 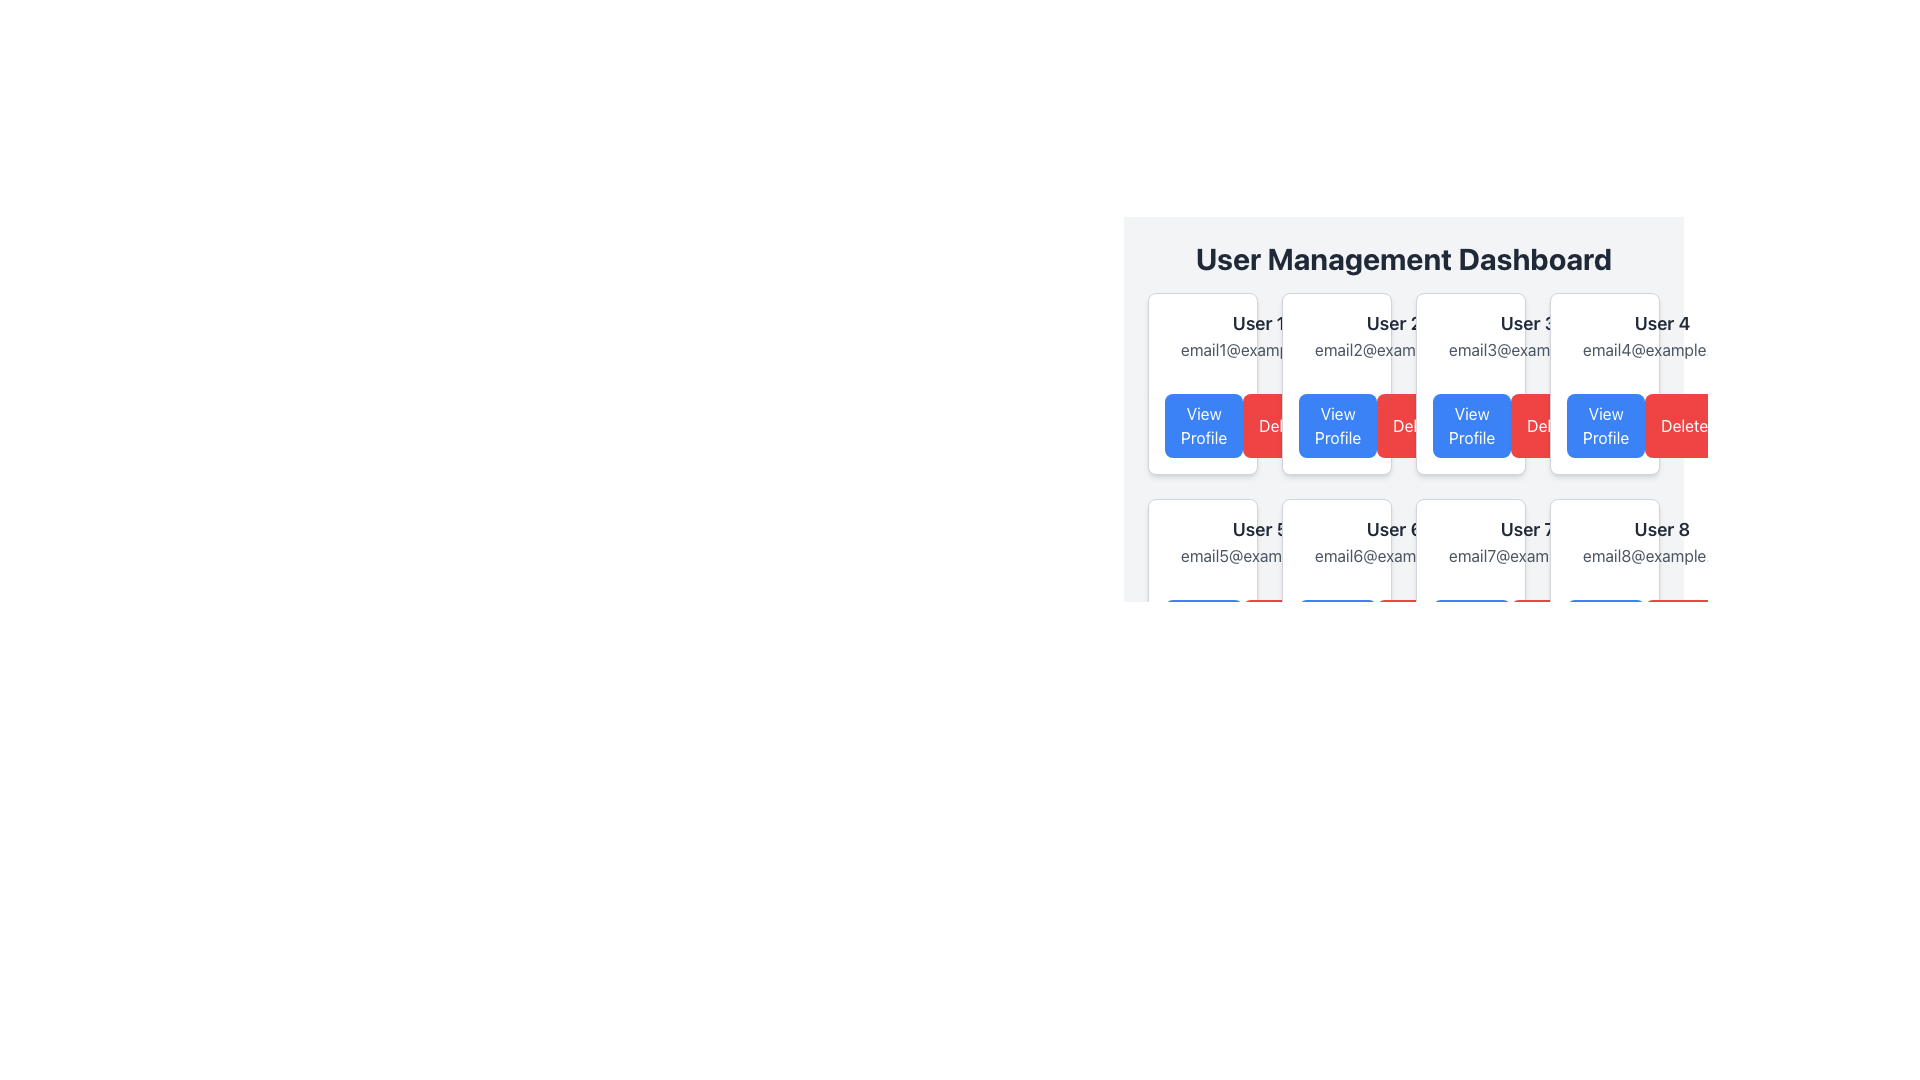 I want to click on the text label or heading located, so click(x=1661, y=528).